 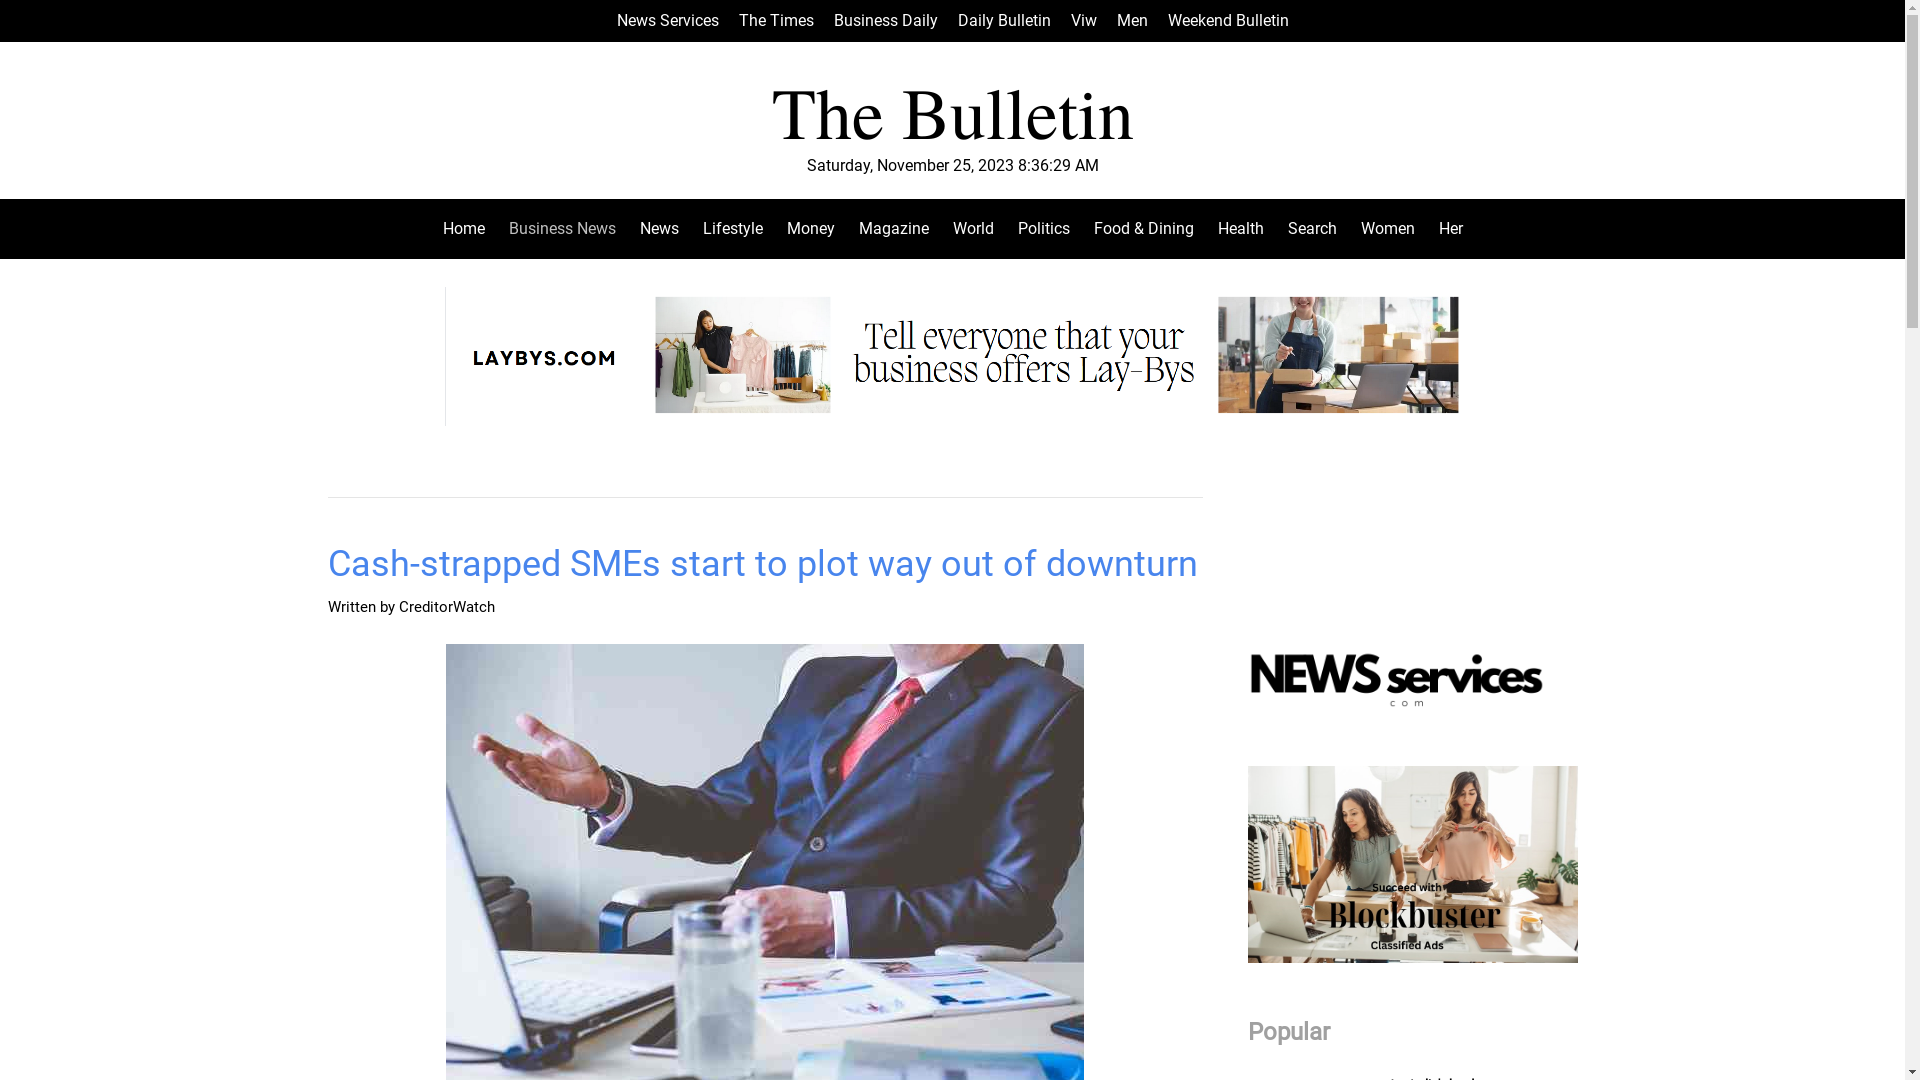 I want to click on 'Men', so click(x=1131, y=20).